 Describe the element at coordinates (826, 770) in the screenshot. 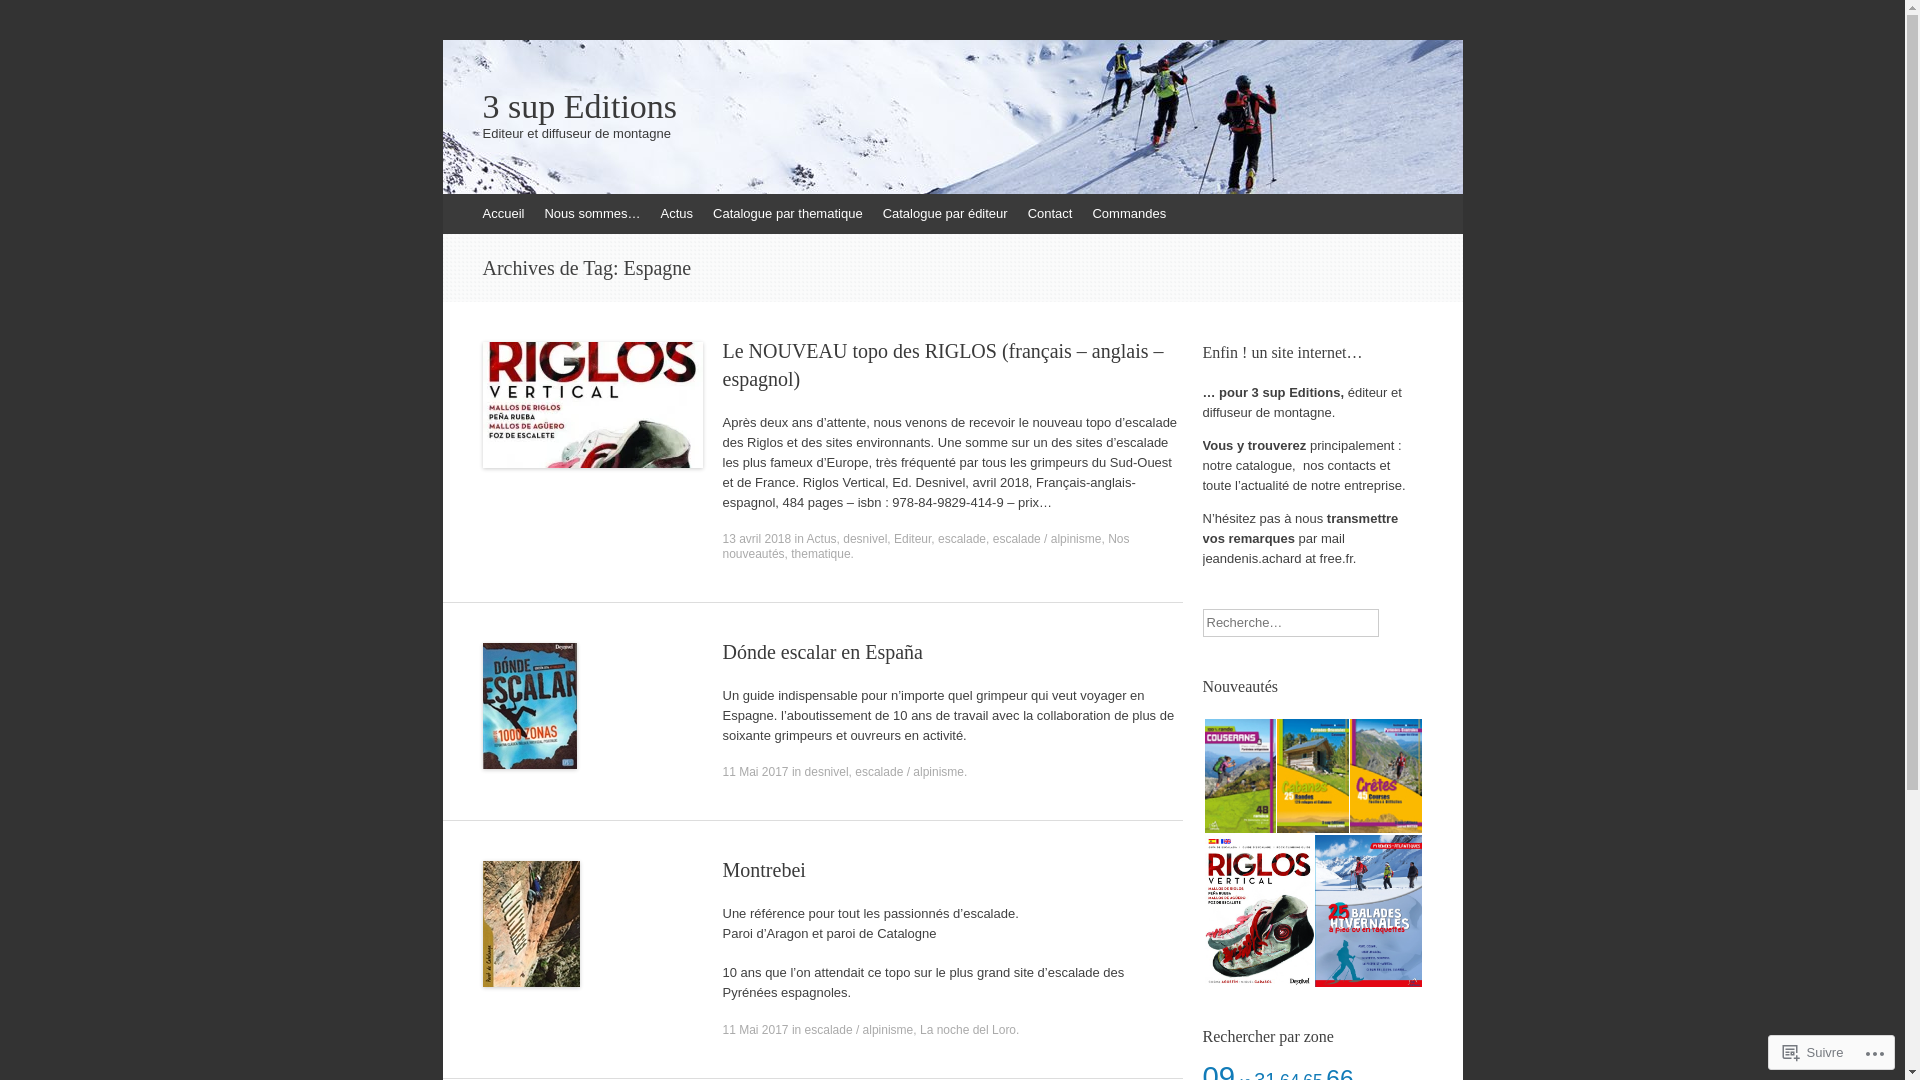

I see `'desnivel'` at that location.